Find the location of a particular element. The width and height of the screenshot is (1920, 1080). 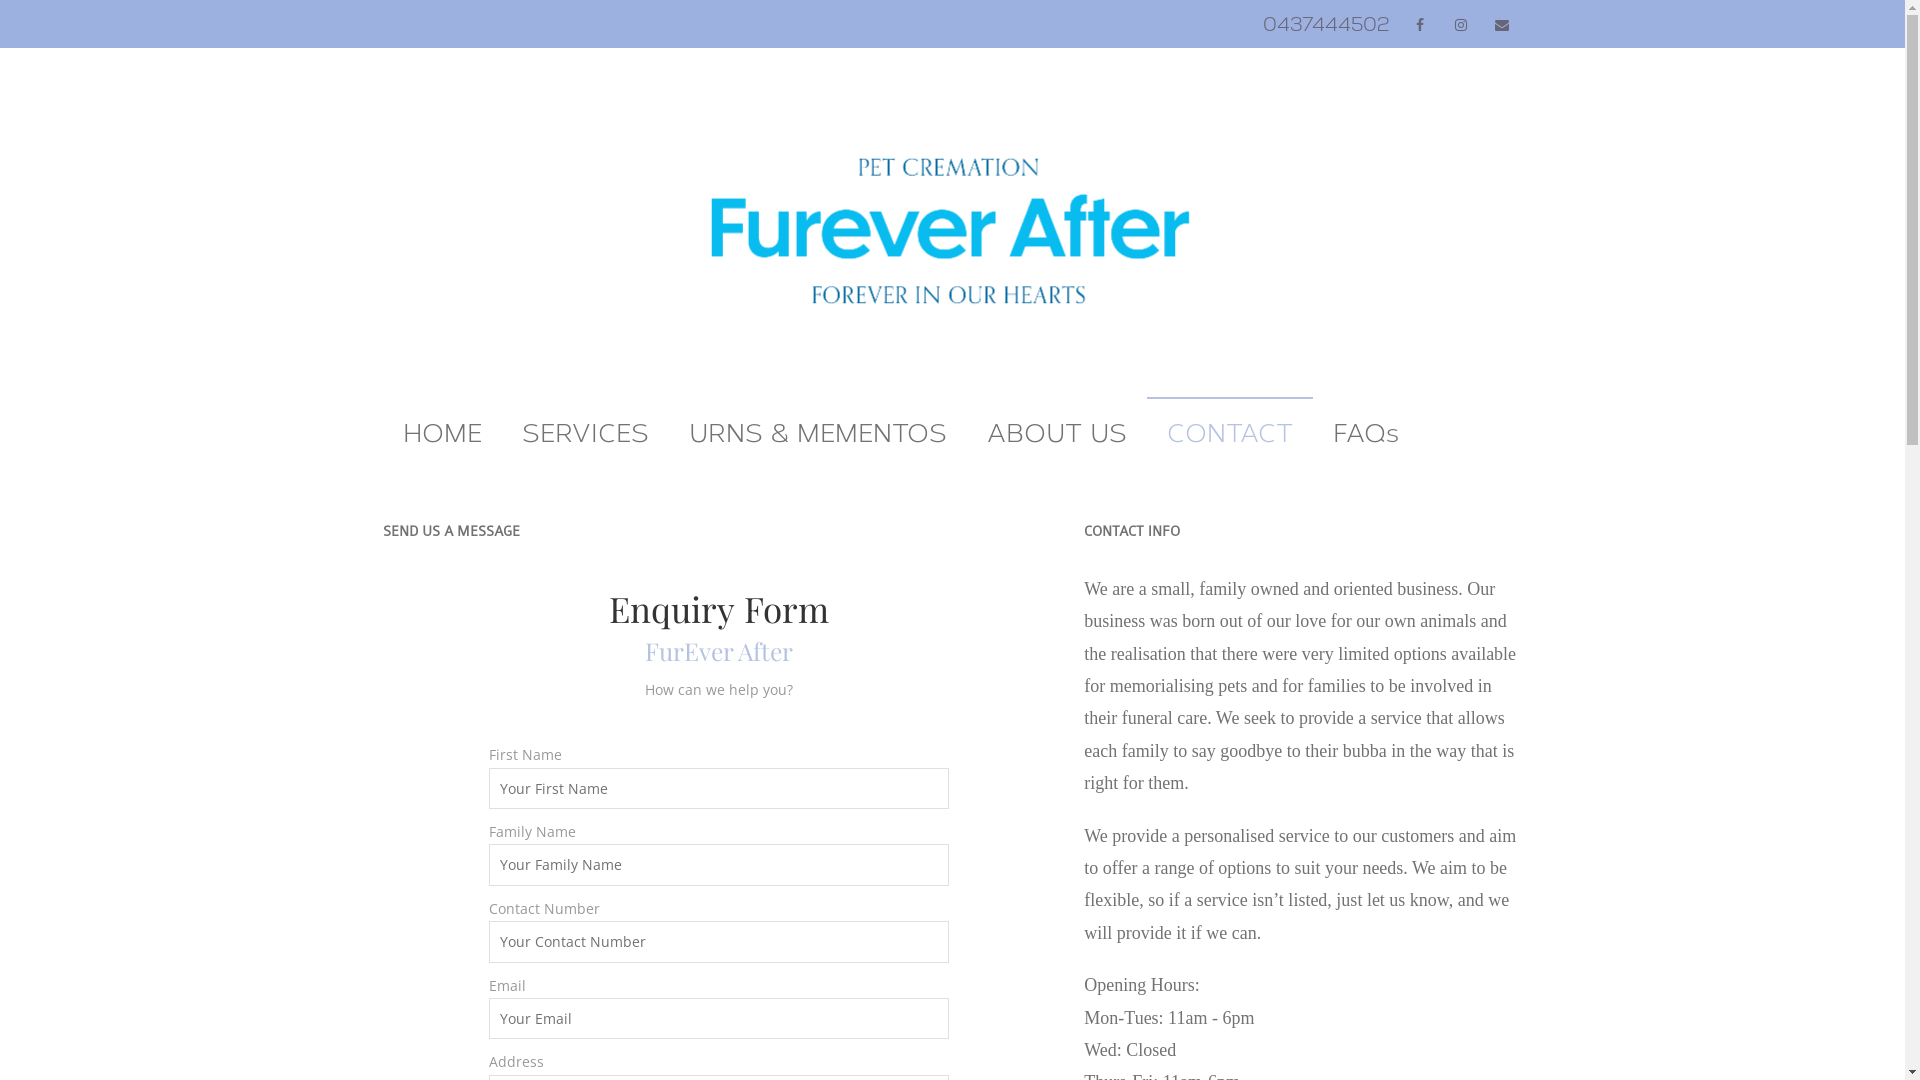

'HOME' is located at coordinates (382, 432).